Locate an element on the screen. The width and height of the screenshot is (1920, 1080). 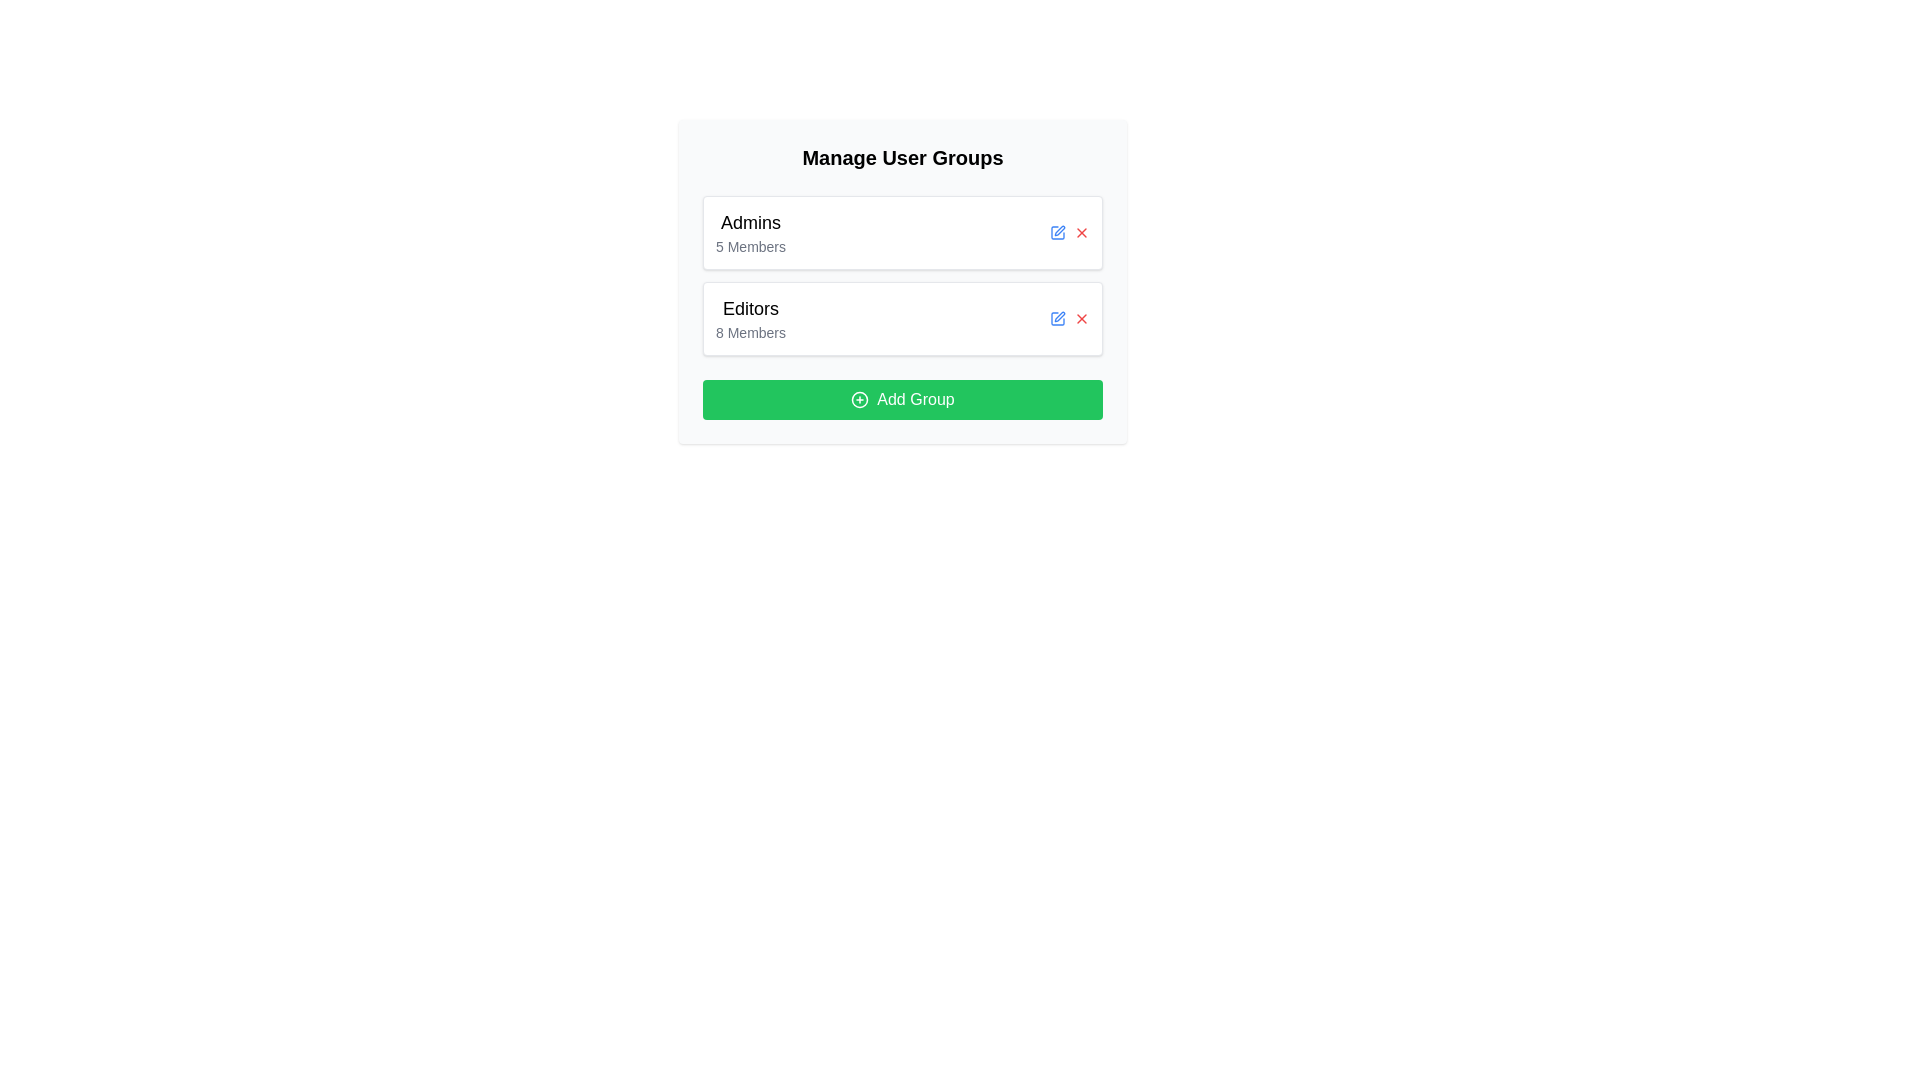
the text label displaying 'Admins' in bold and '5 Members' in regular font is located at coordinates (750, 231).